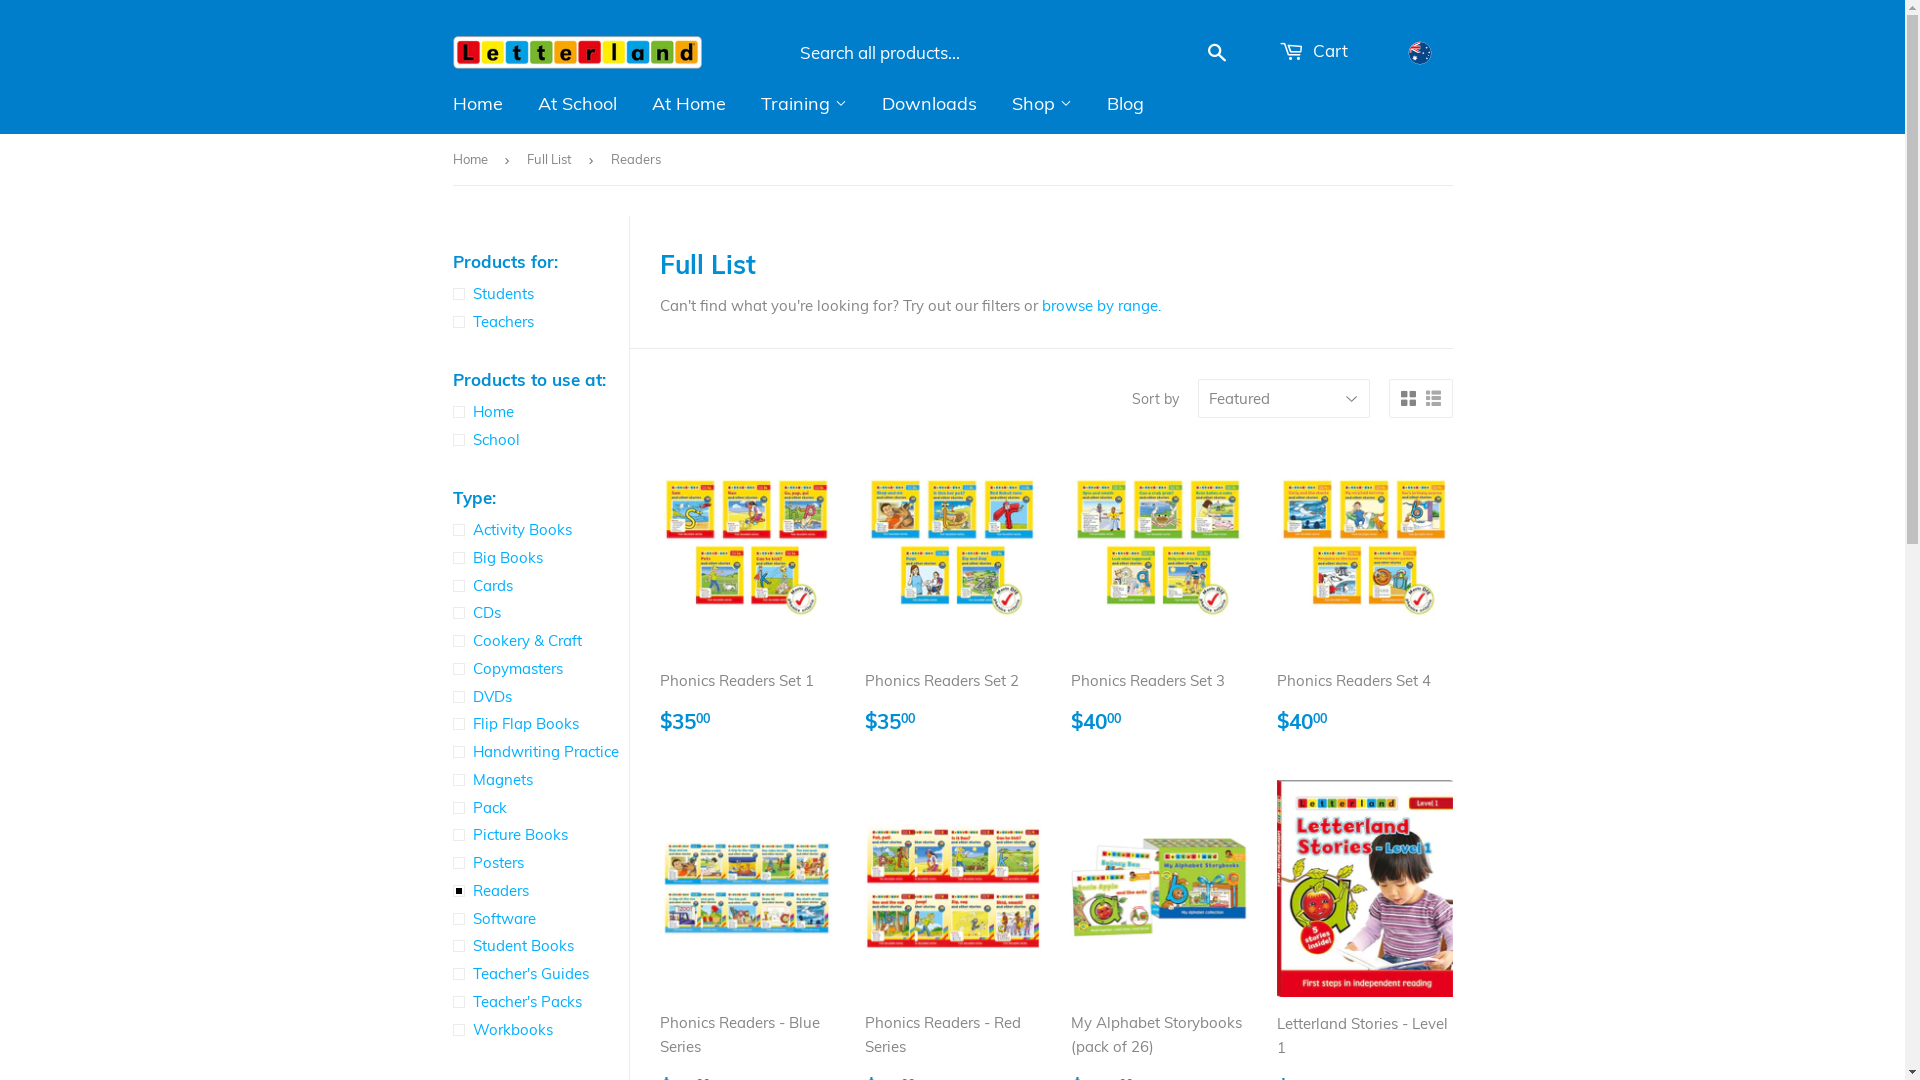  I want to click on 'DVDs', so click(539, 696).